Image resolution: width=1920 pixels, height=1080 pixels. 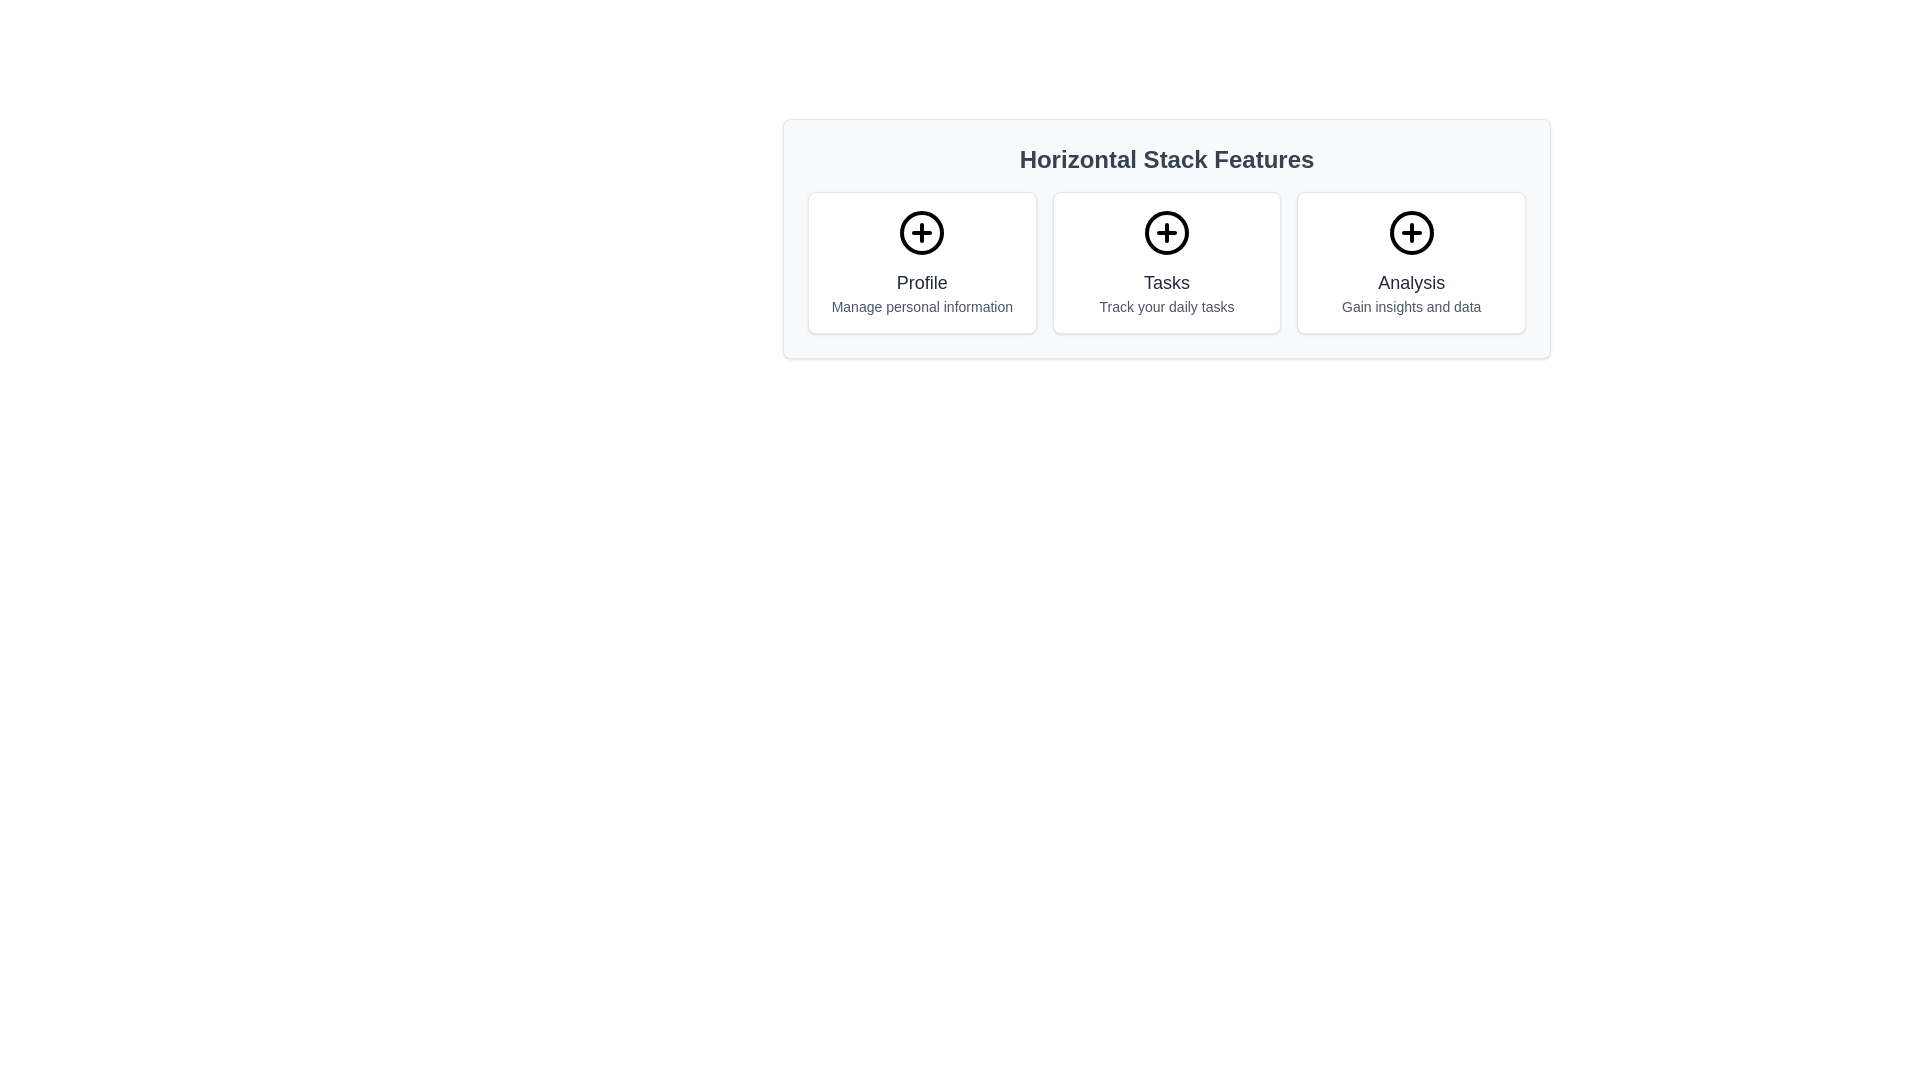 What do you see at coordinates (921, 307) in the screenshot?
I see `the descriptive subtitle text located beneath the 'Profile' heading in the 'Profile' card, which provides additional context for the feature` at bounding box center [921, 307].